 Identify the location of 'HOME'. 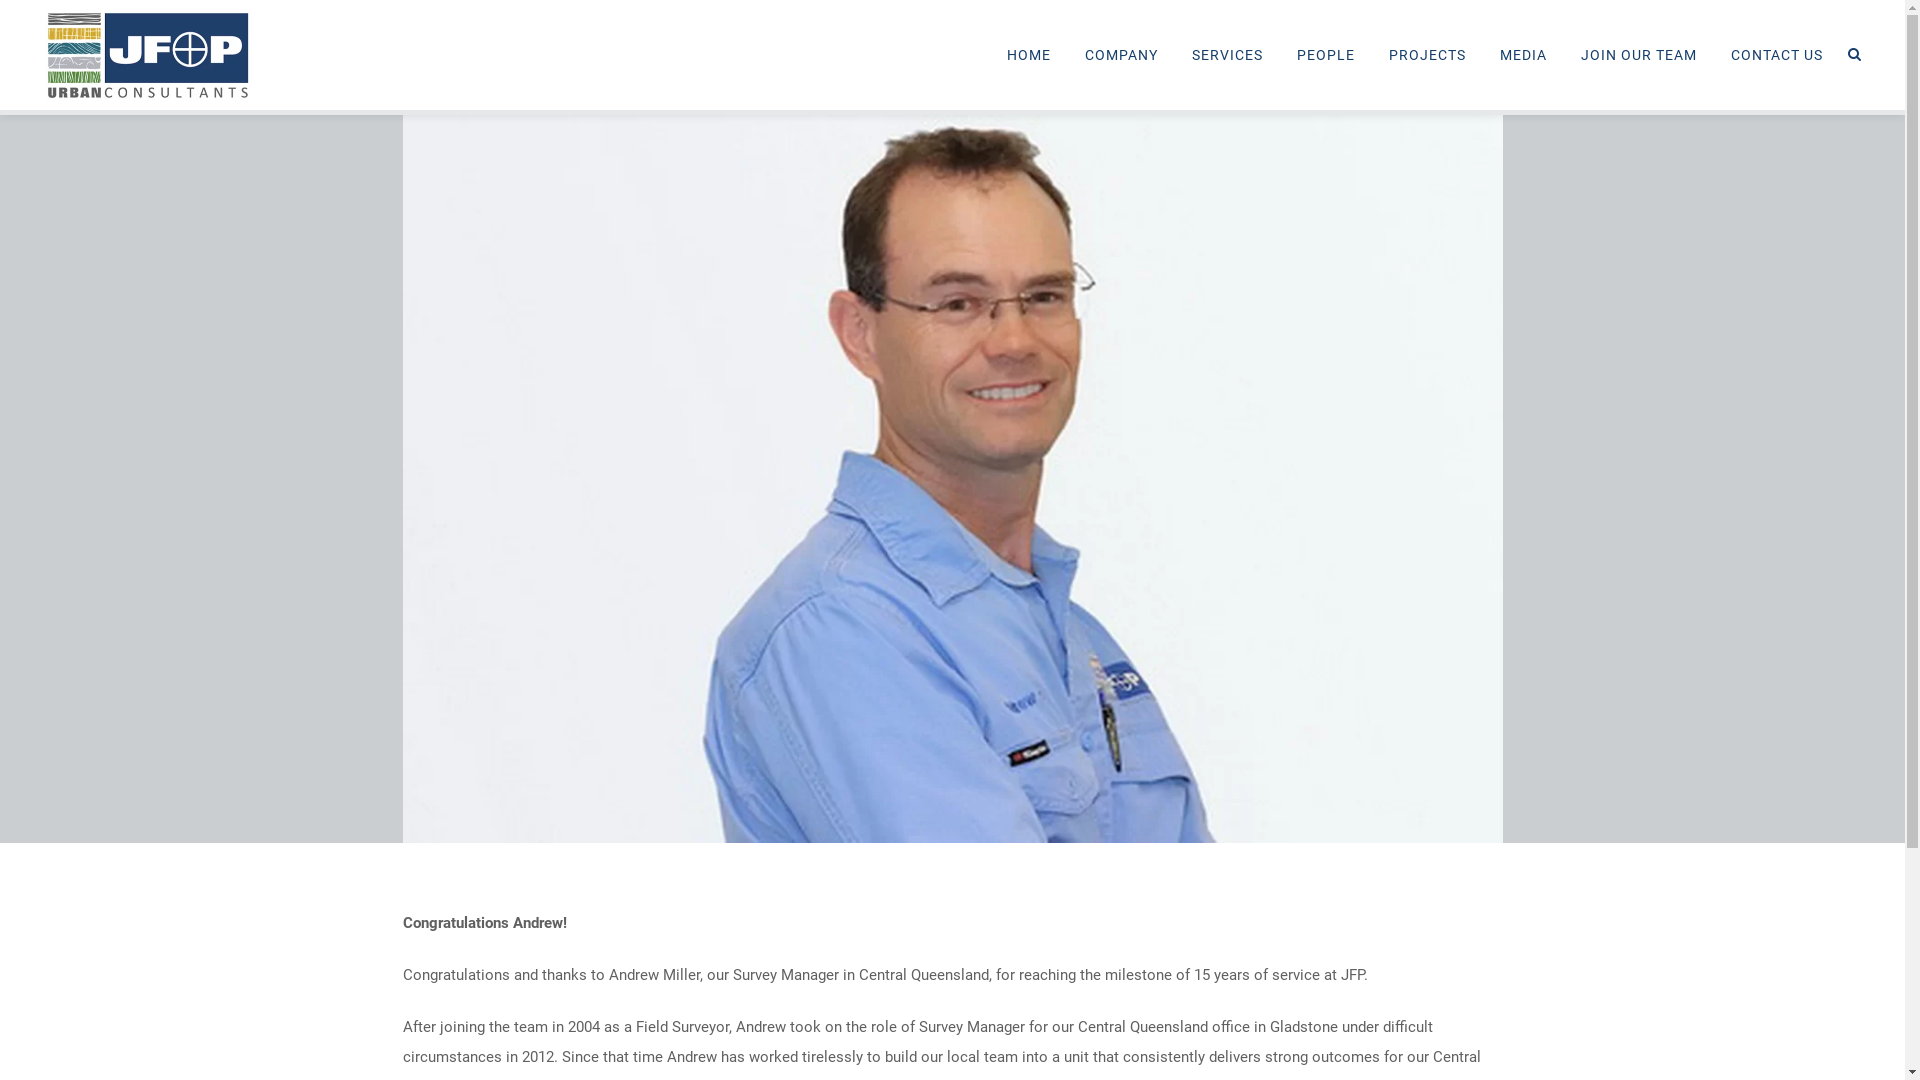
(1028, 53).